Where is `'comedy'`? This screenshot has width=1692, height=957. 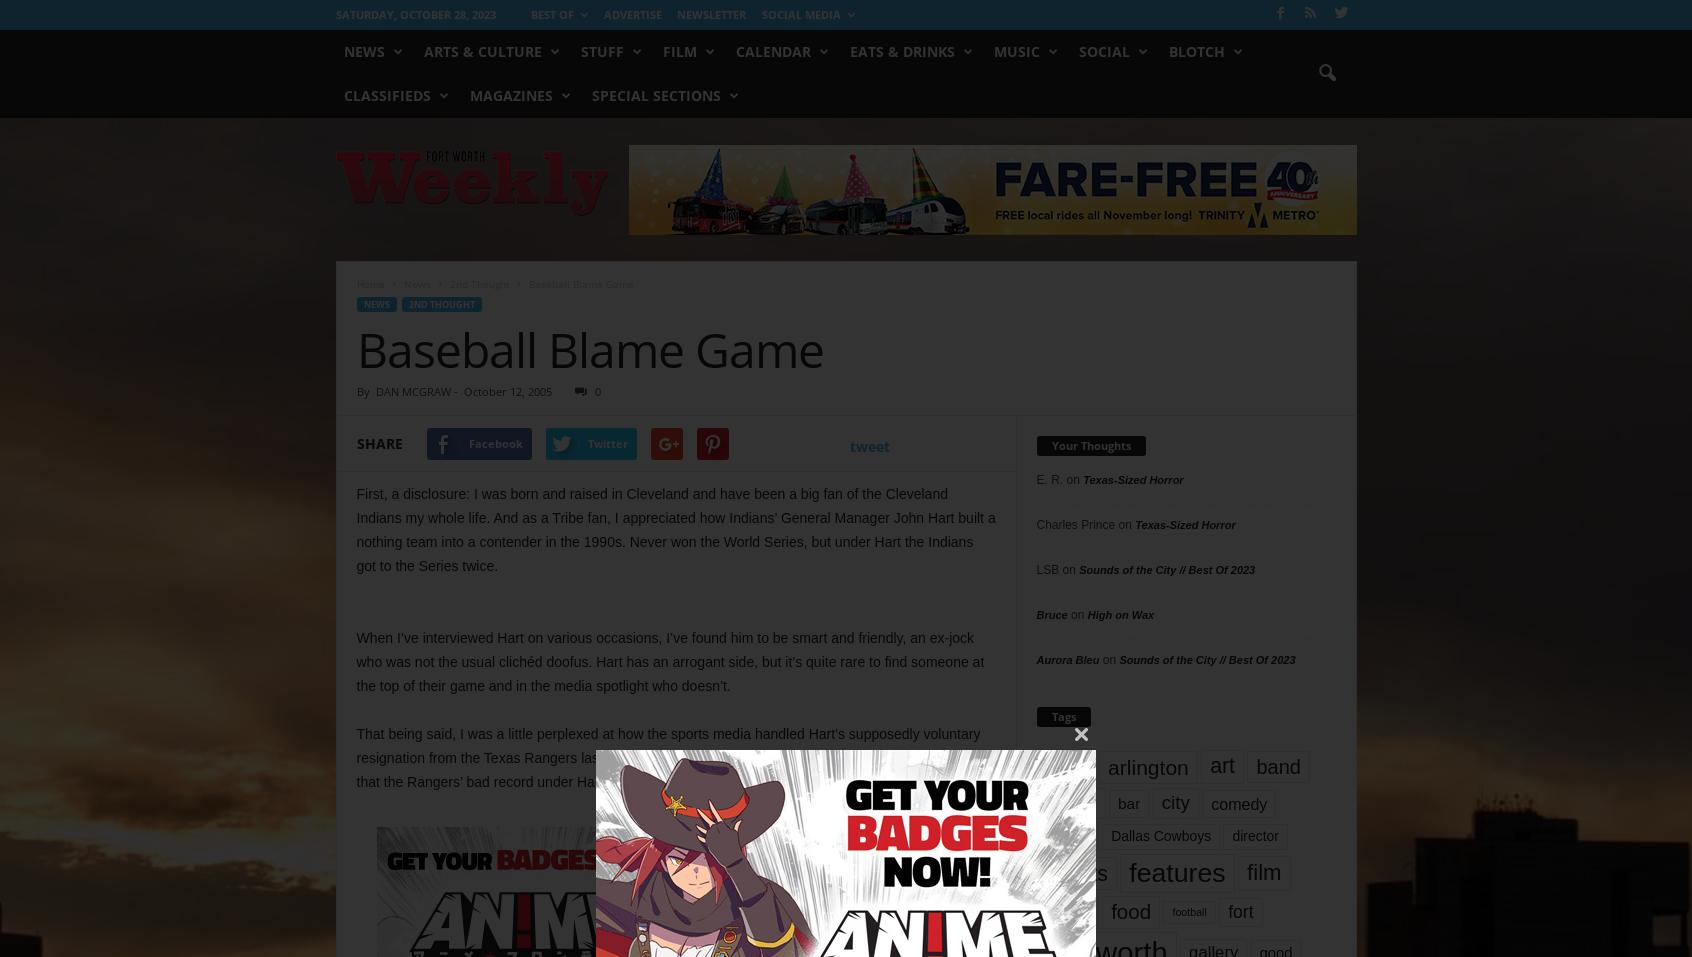 'comedy' is located at coordinates (1239, 802).